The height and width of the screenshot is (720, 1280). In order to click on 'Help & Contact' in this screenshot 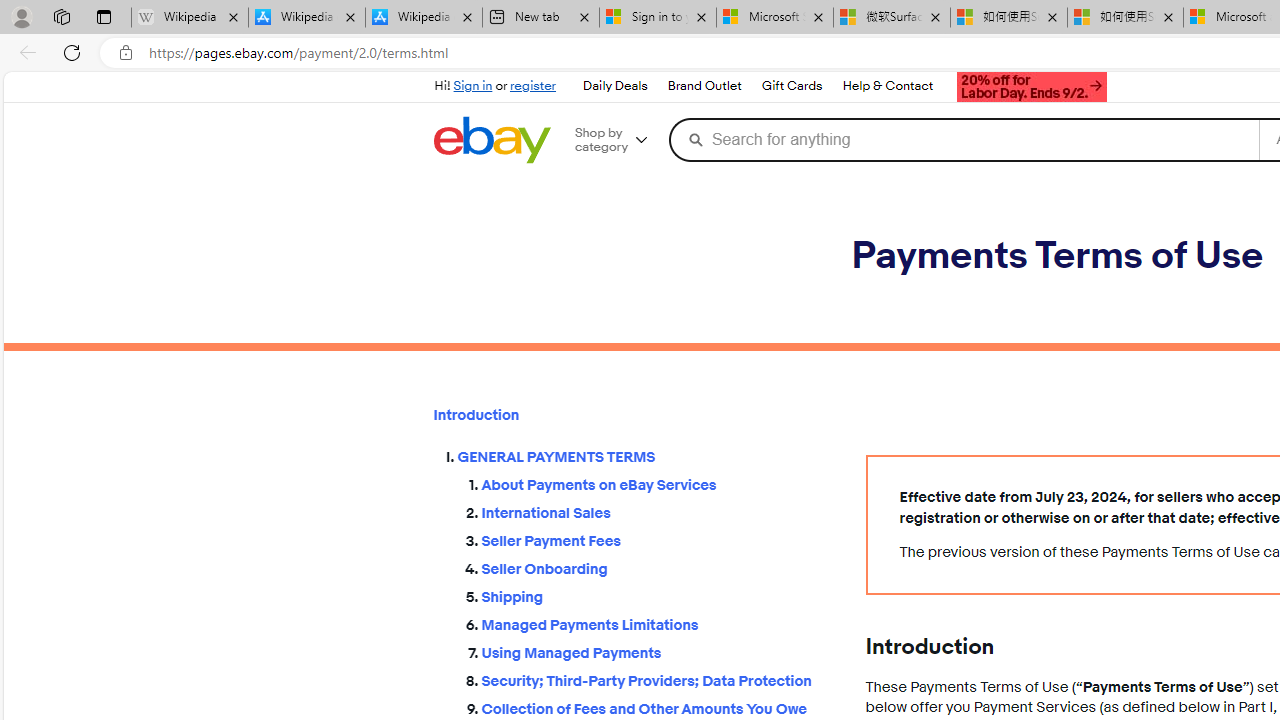, I will do `click(887, 86)`.